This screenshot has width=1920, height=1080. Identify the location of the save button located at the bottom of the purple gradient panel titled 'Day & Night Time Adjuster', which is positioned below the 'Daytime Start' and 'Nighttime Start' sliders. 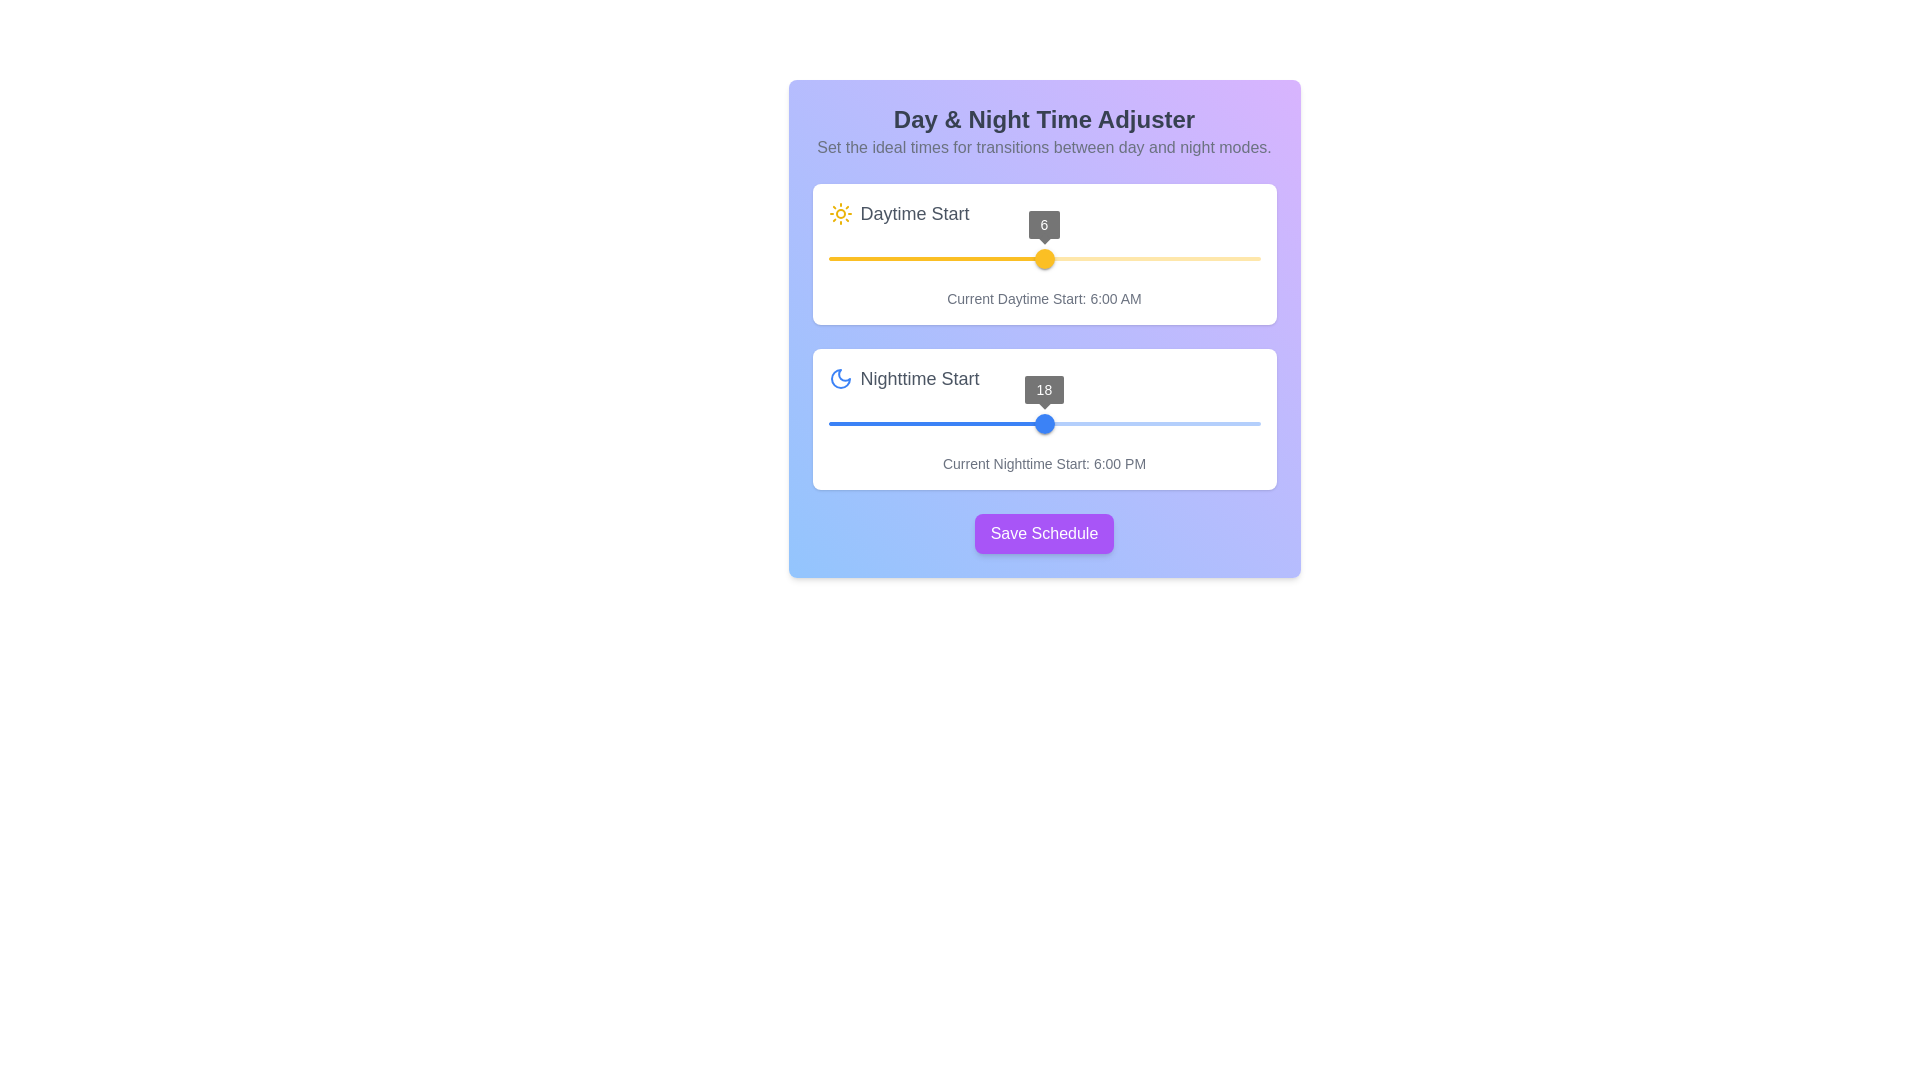
(1043, 532).